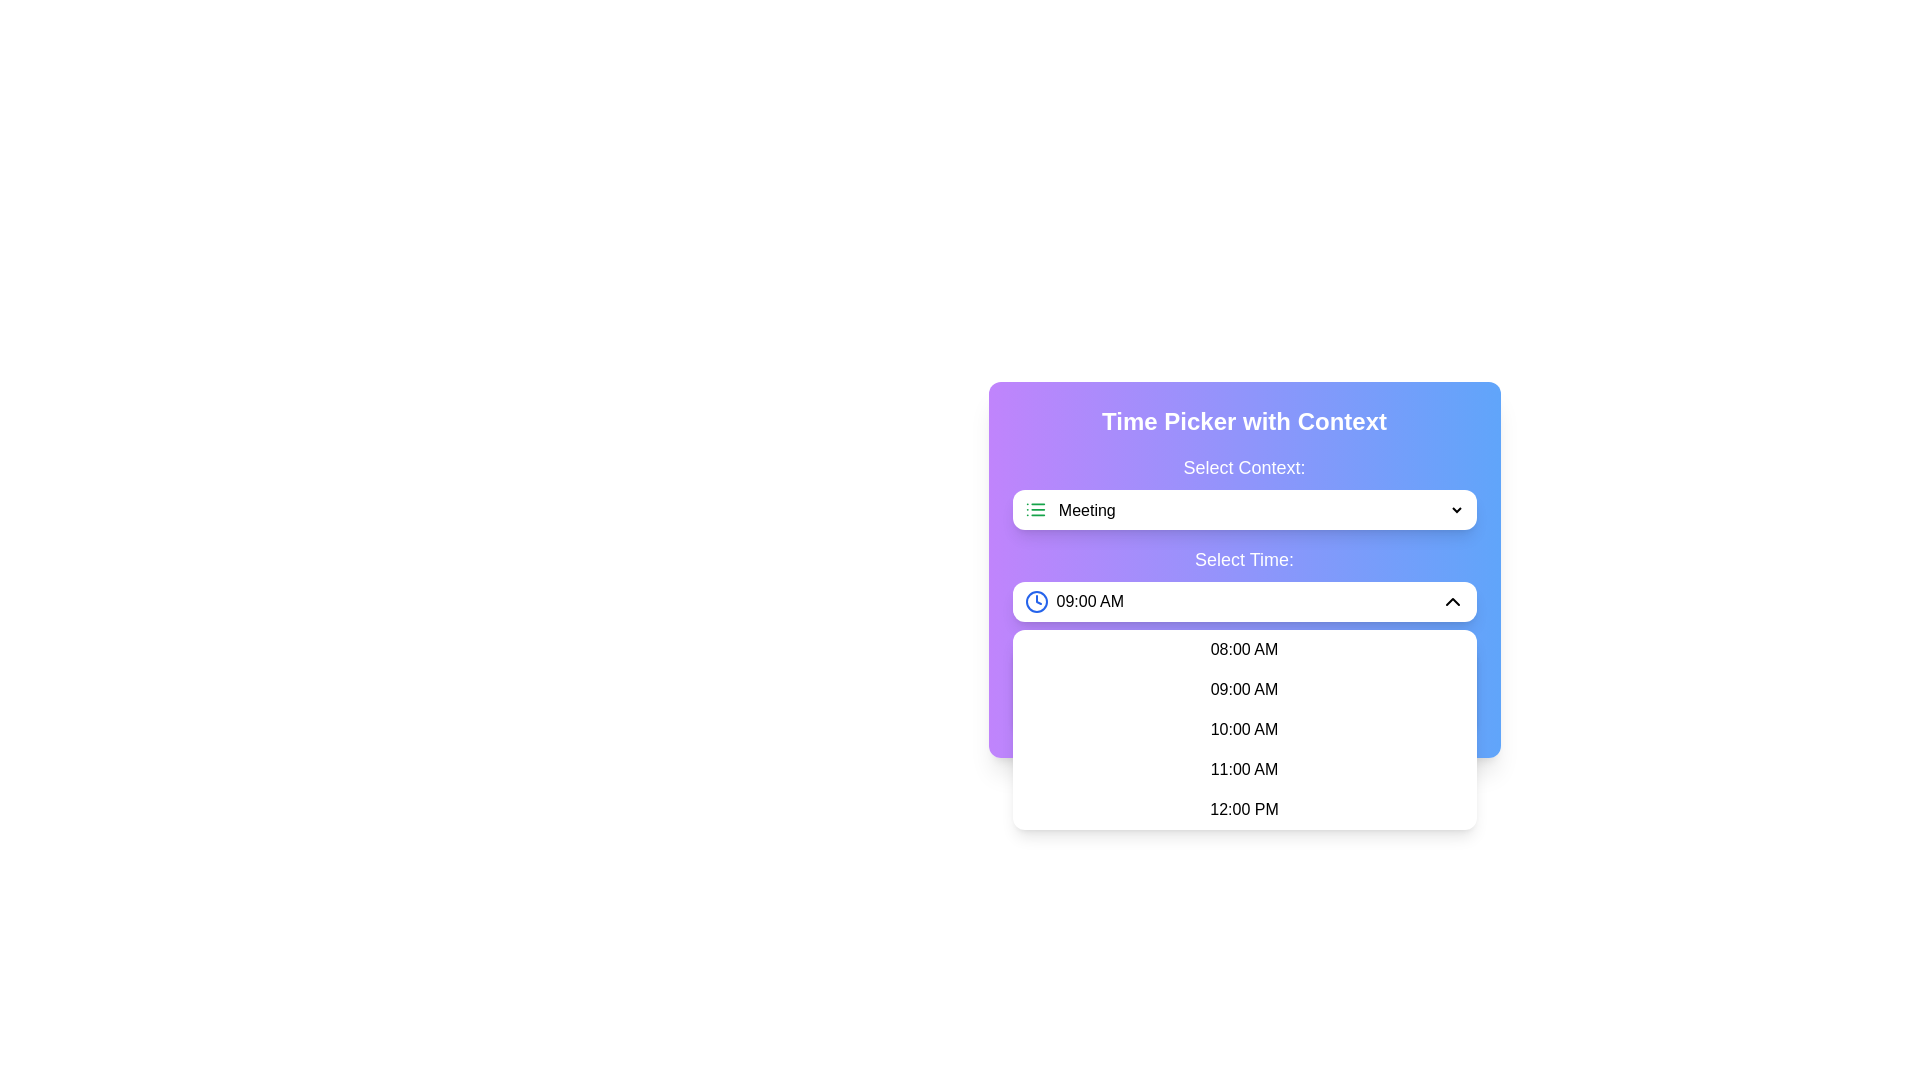 The height and width of the screenshot is (1080, 1920). I want to click on the green list icon SVG element, which is positioned to the left of the 'Meeting' text in the Time Picker with Context section, so click(1035, 508).